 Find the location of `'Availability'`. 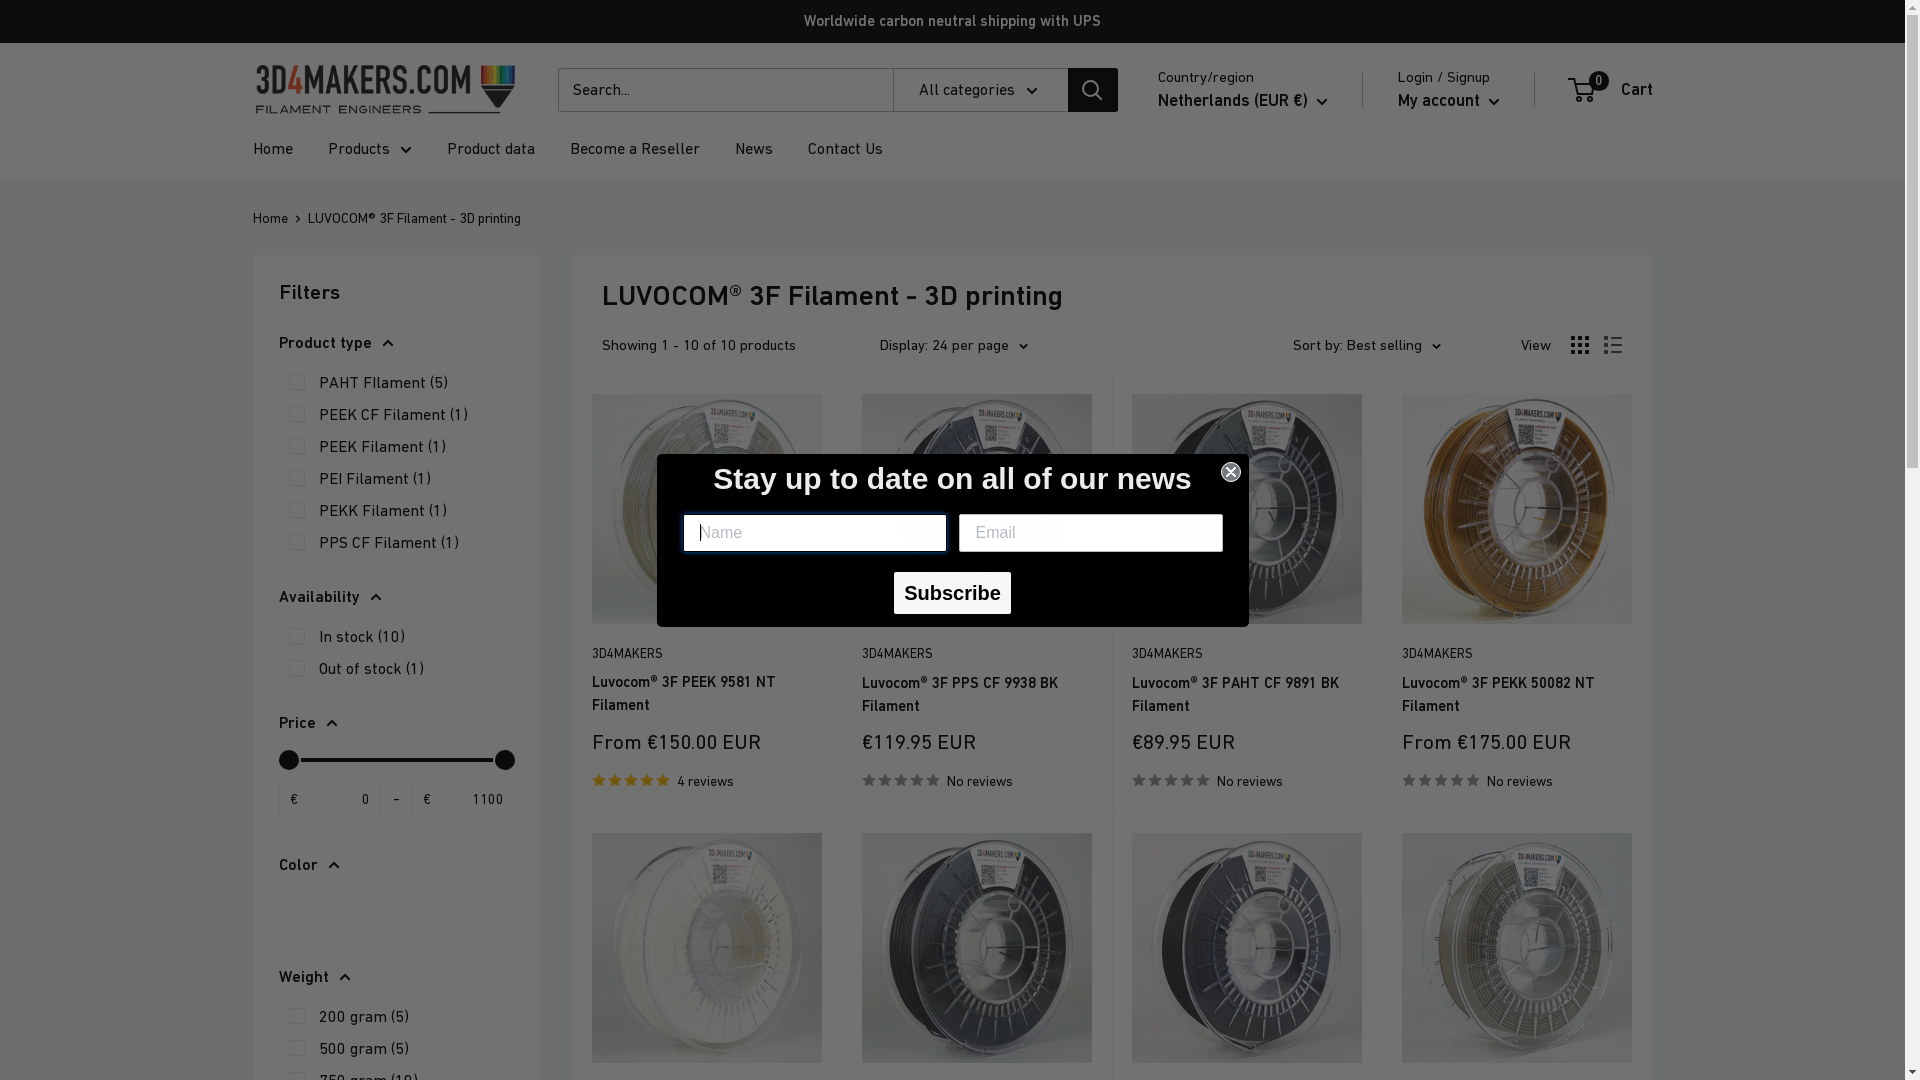

'Availability' is located at coordinates (277, 596).